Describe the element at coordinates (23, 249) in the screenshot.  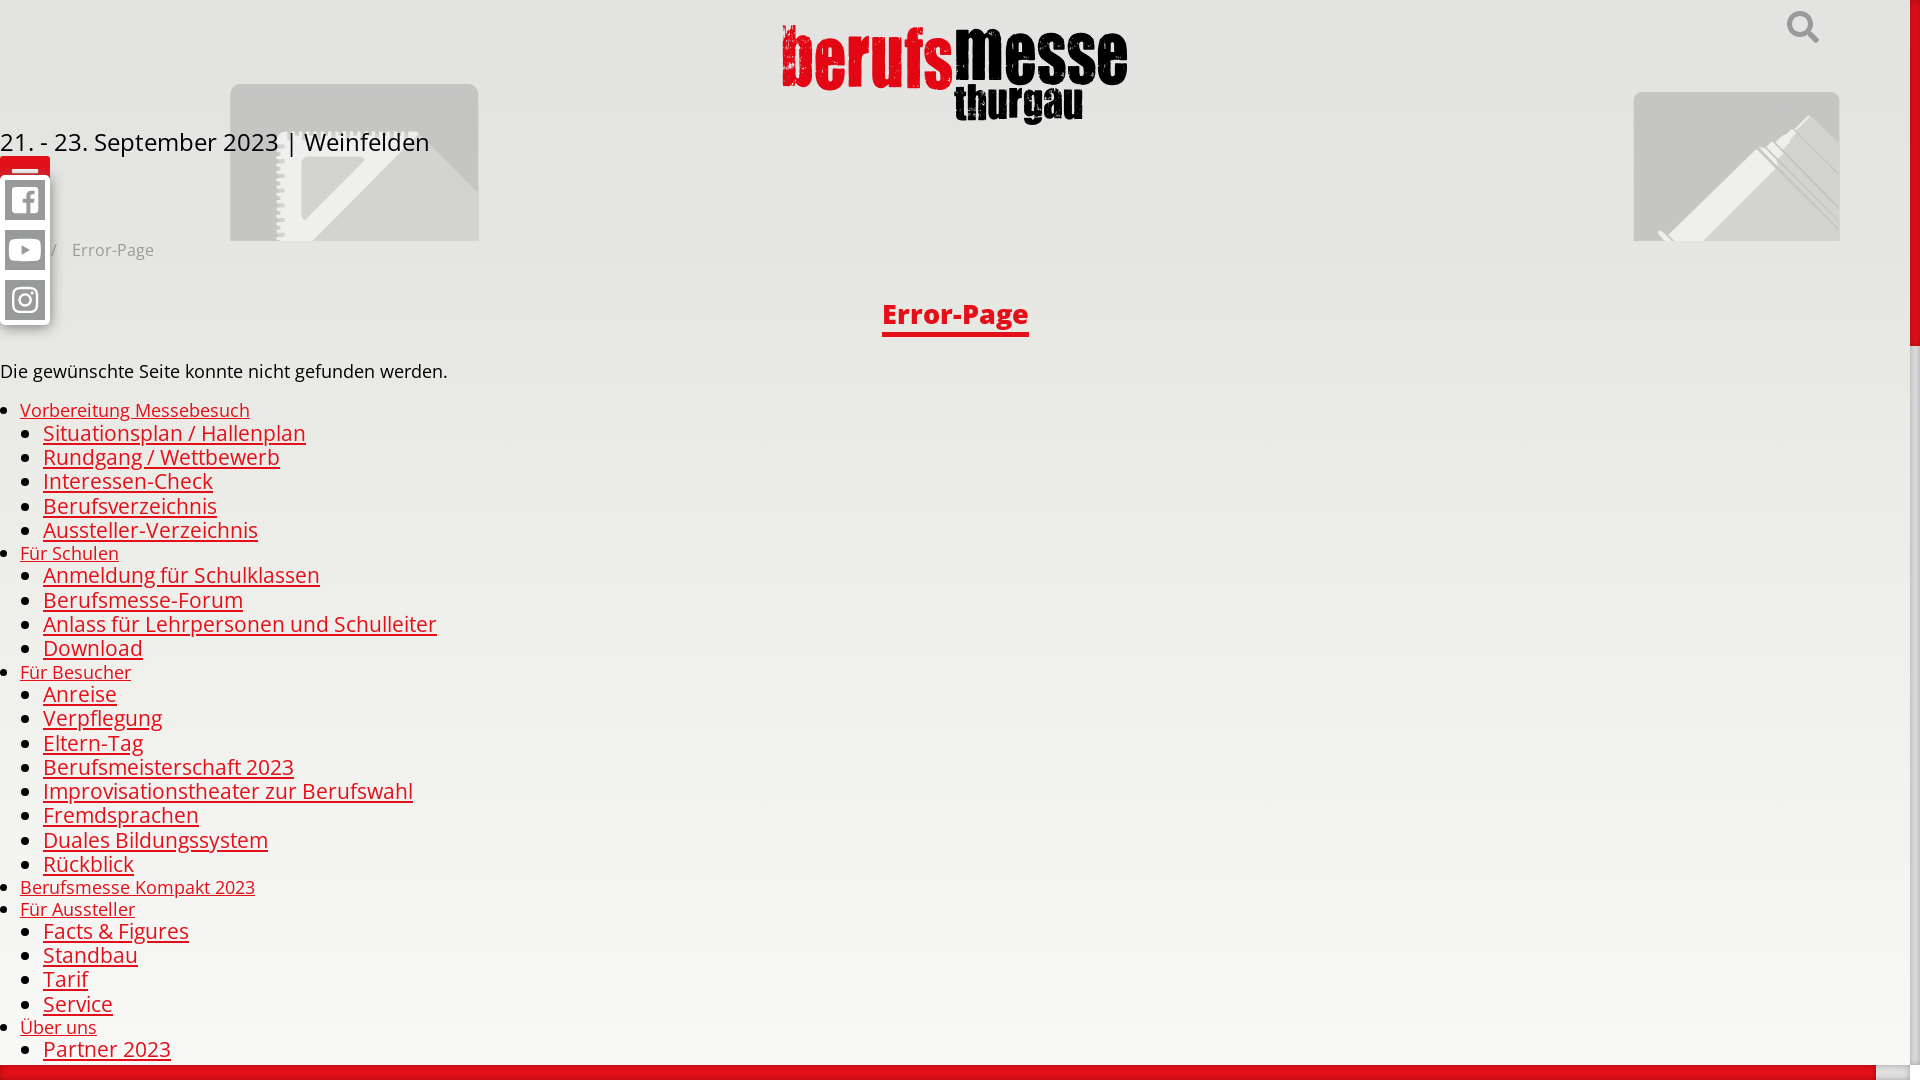
I see `'Home'` at that location.